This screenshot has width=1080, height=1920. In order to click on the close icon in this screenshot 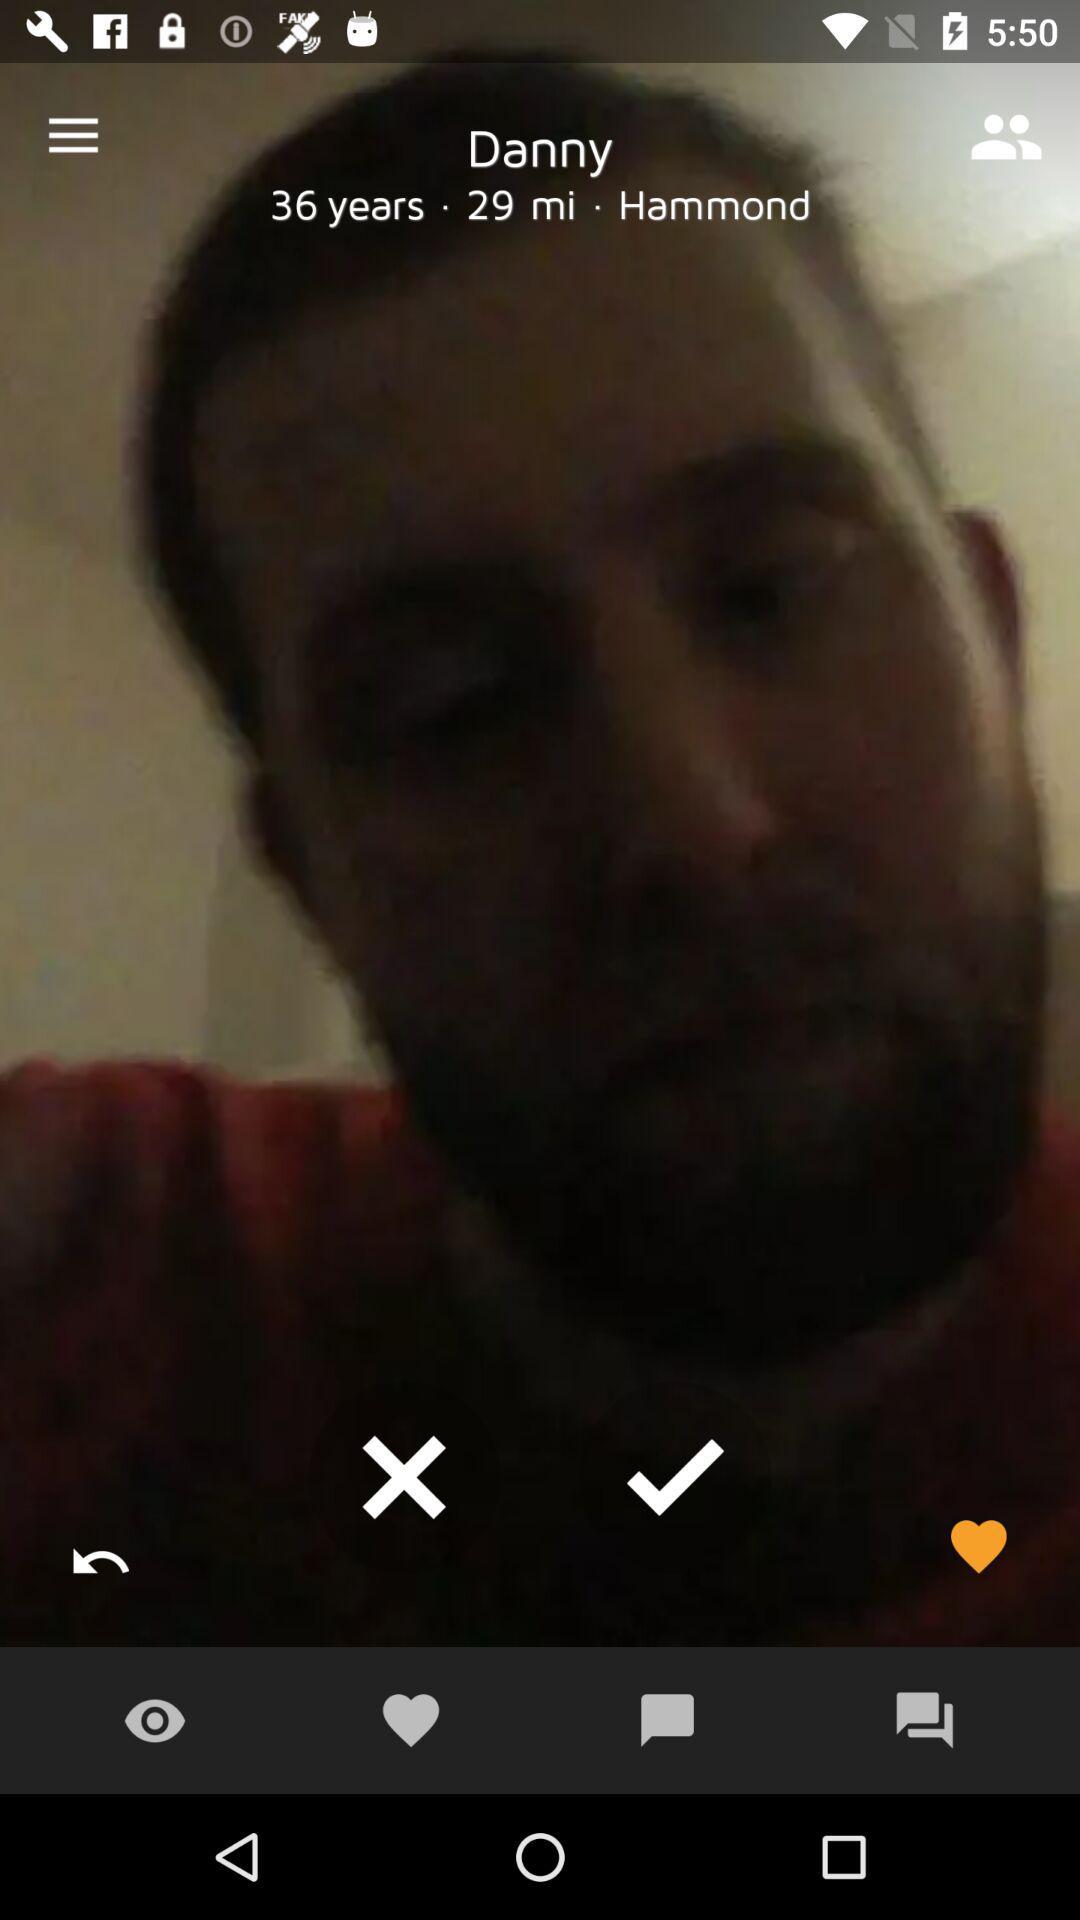, I will do `click(404, 1477)`.